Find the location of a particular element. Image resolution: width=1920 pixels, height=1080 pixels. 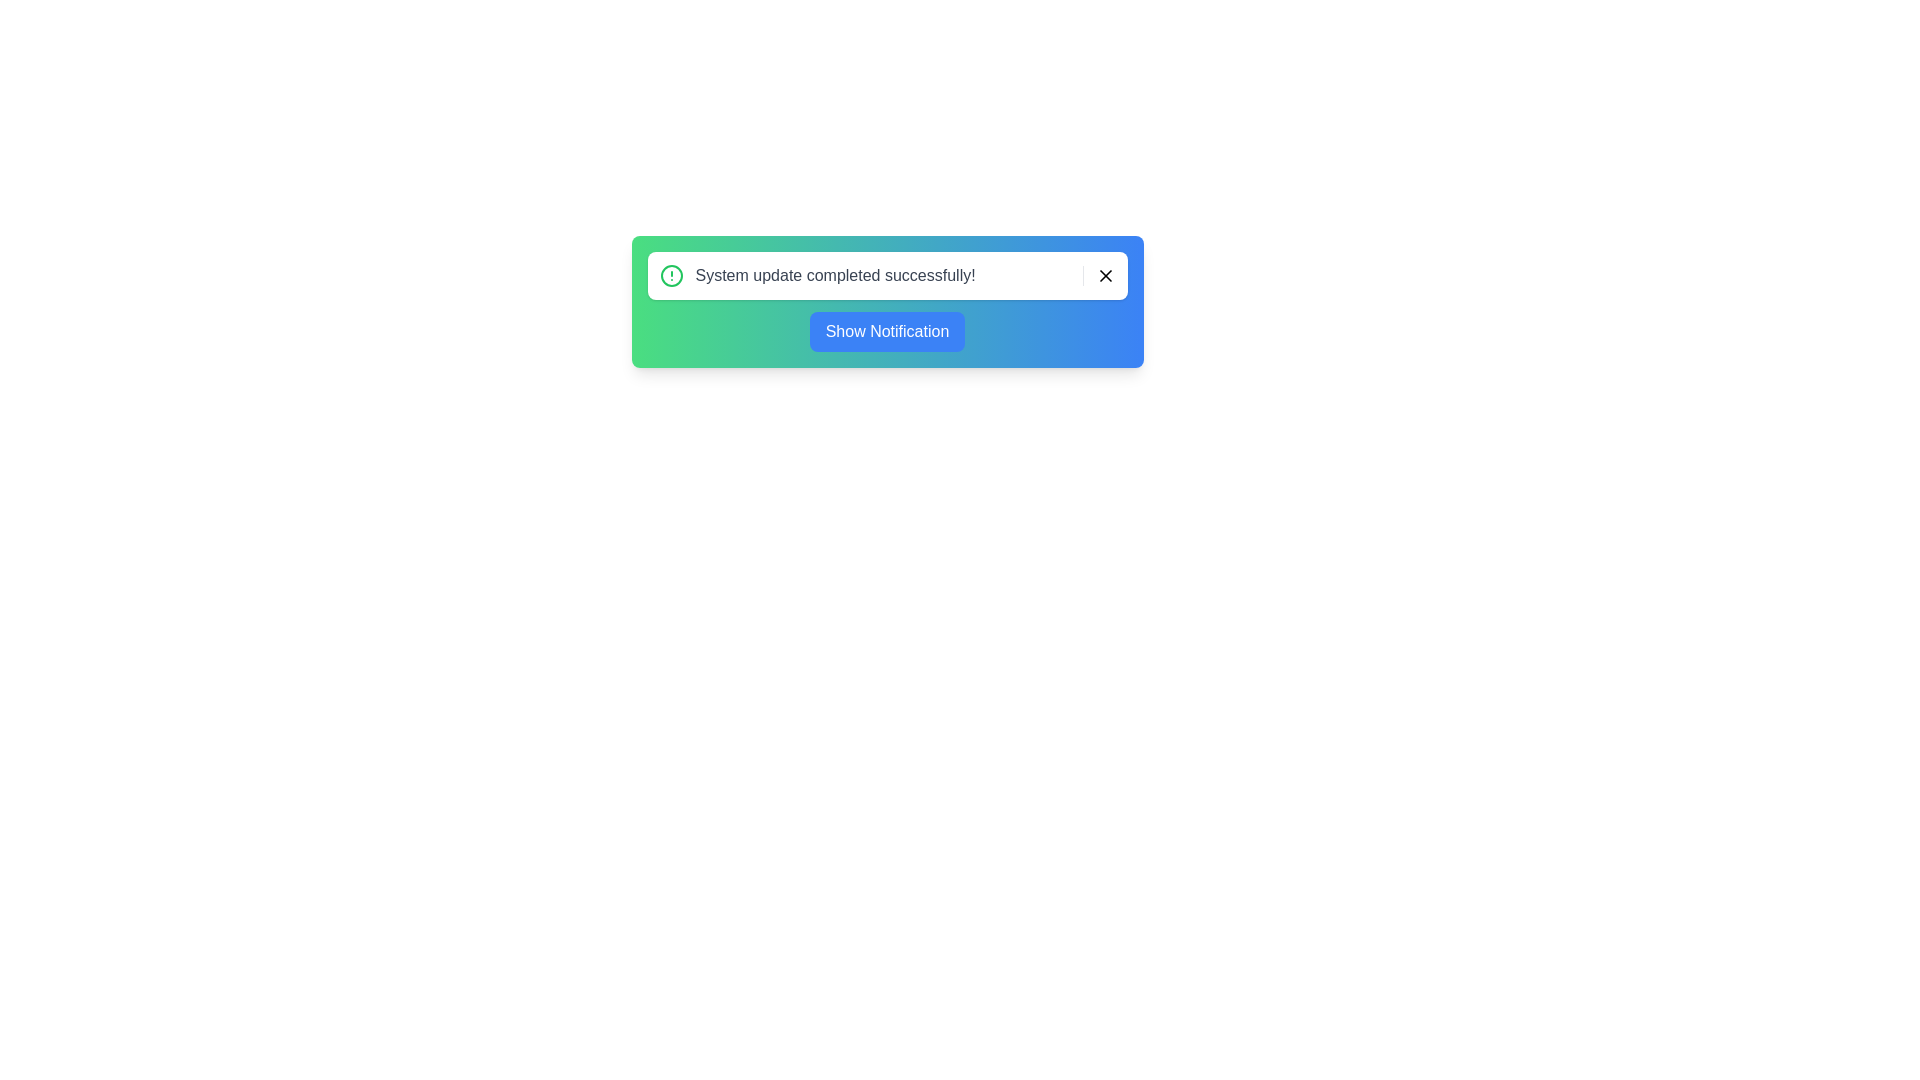

the decorative circular SVG element in the notification bar that represents a notification or alert symbol is located at coordinates (671, 276).